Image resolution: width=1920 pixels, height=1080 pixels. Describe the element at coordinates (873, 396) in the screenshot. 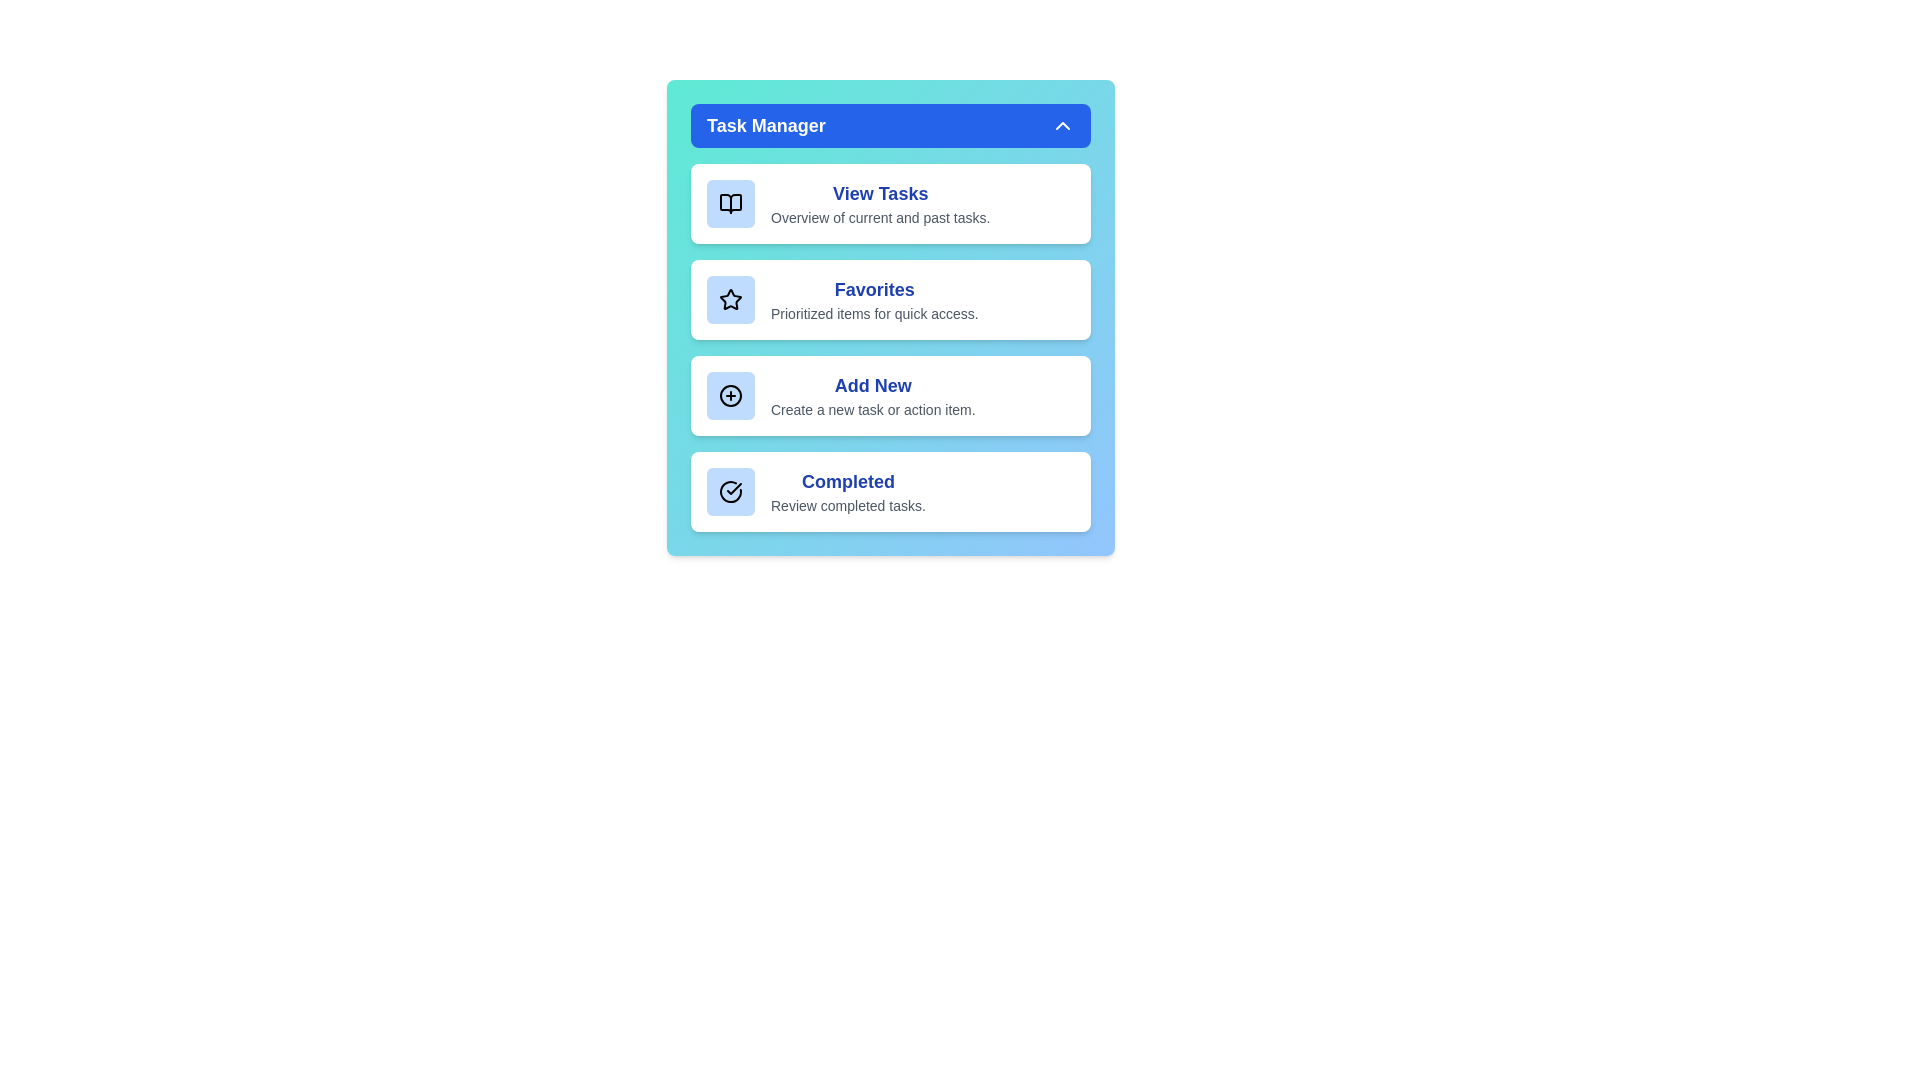

I see `the 'Add New' option to create a new task` at that location.